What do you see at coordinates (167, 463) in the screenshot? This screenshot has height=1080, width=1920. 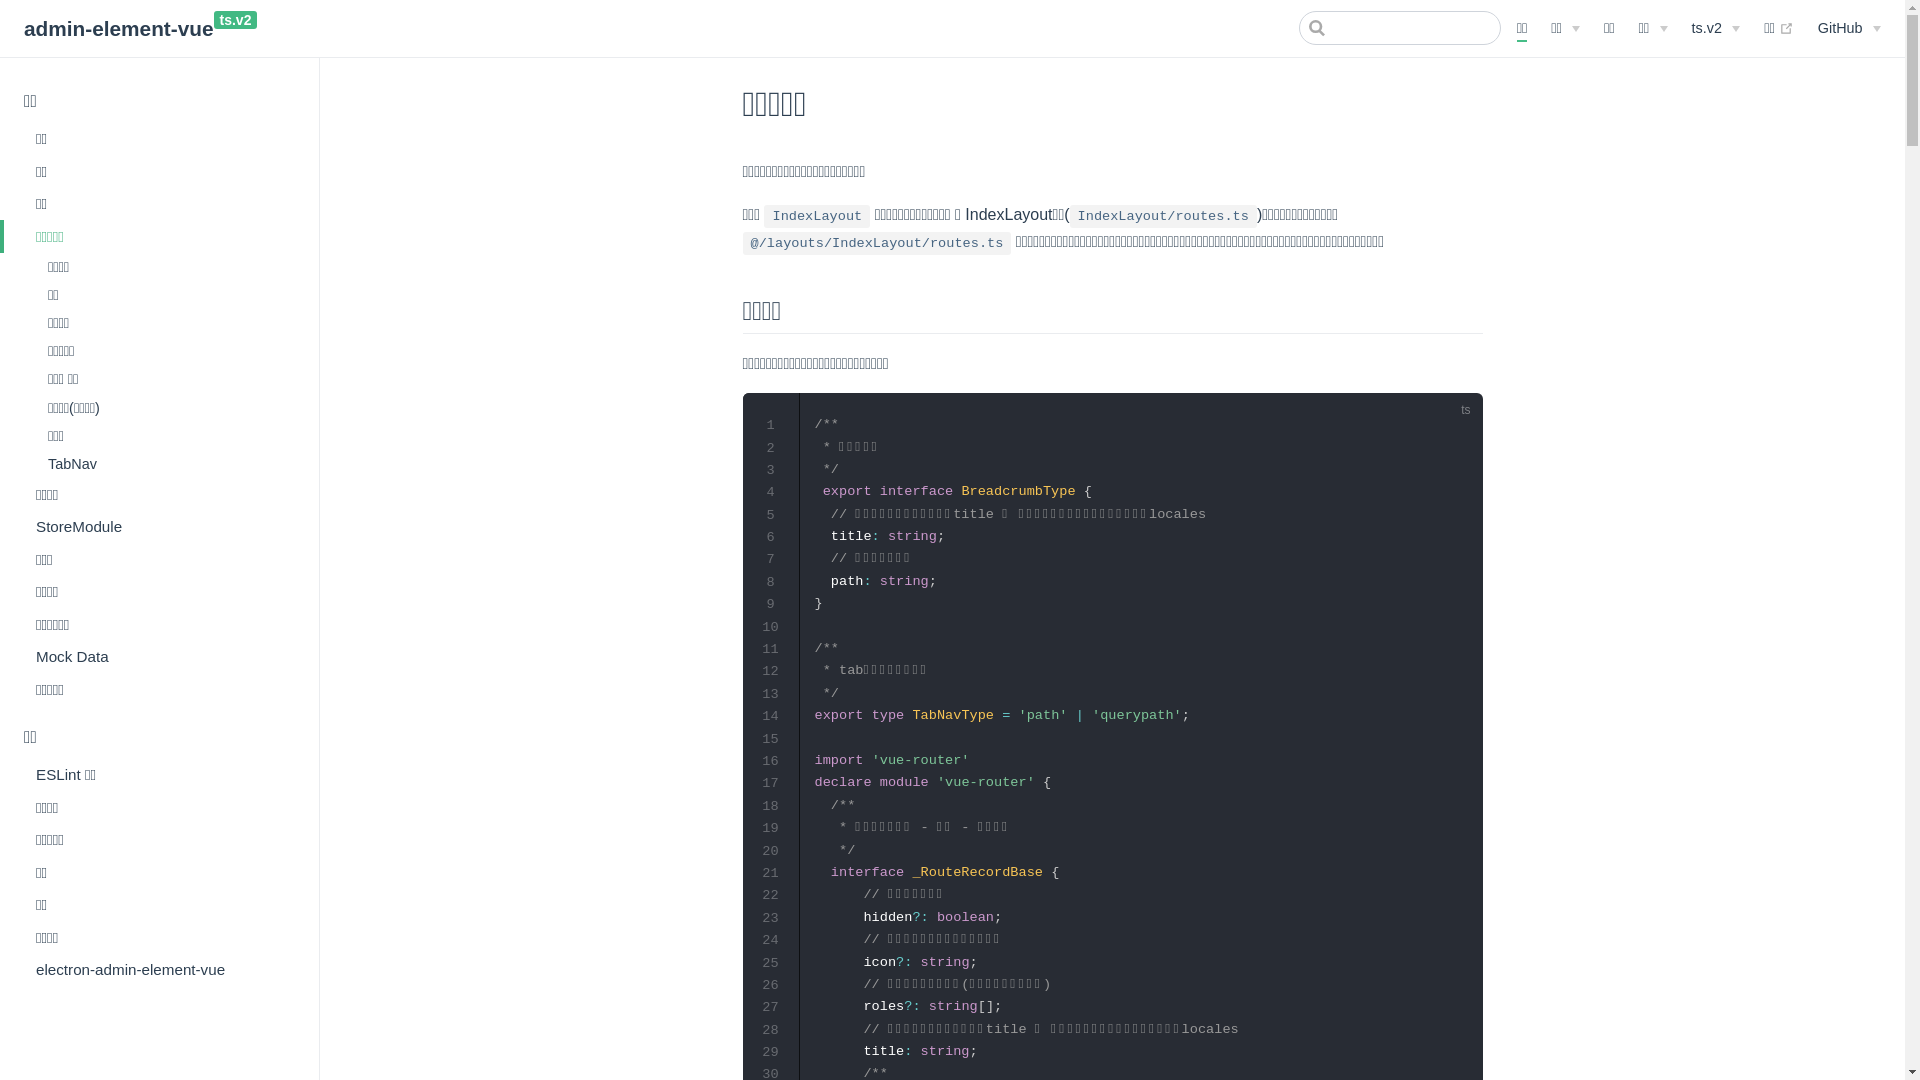 I see `'TabNav'` at bounding box center [167, 463].